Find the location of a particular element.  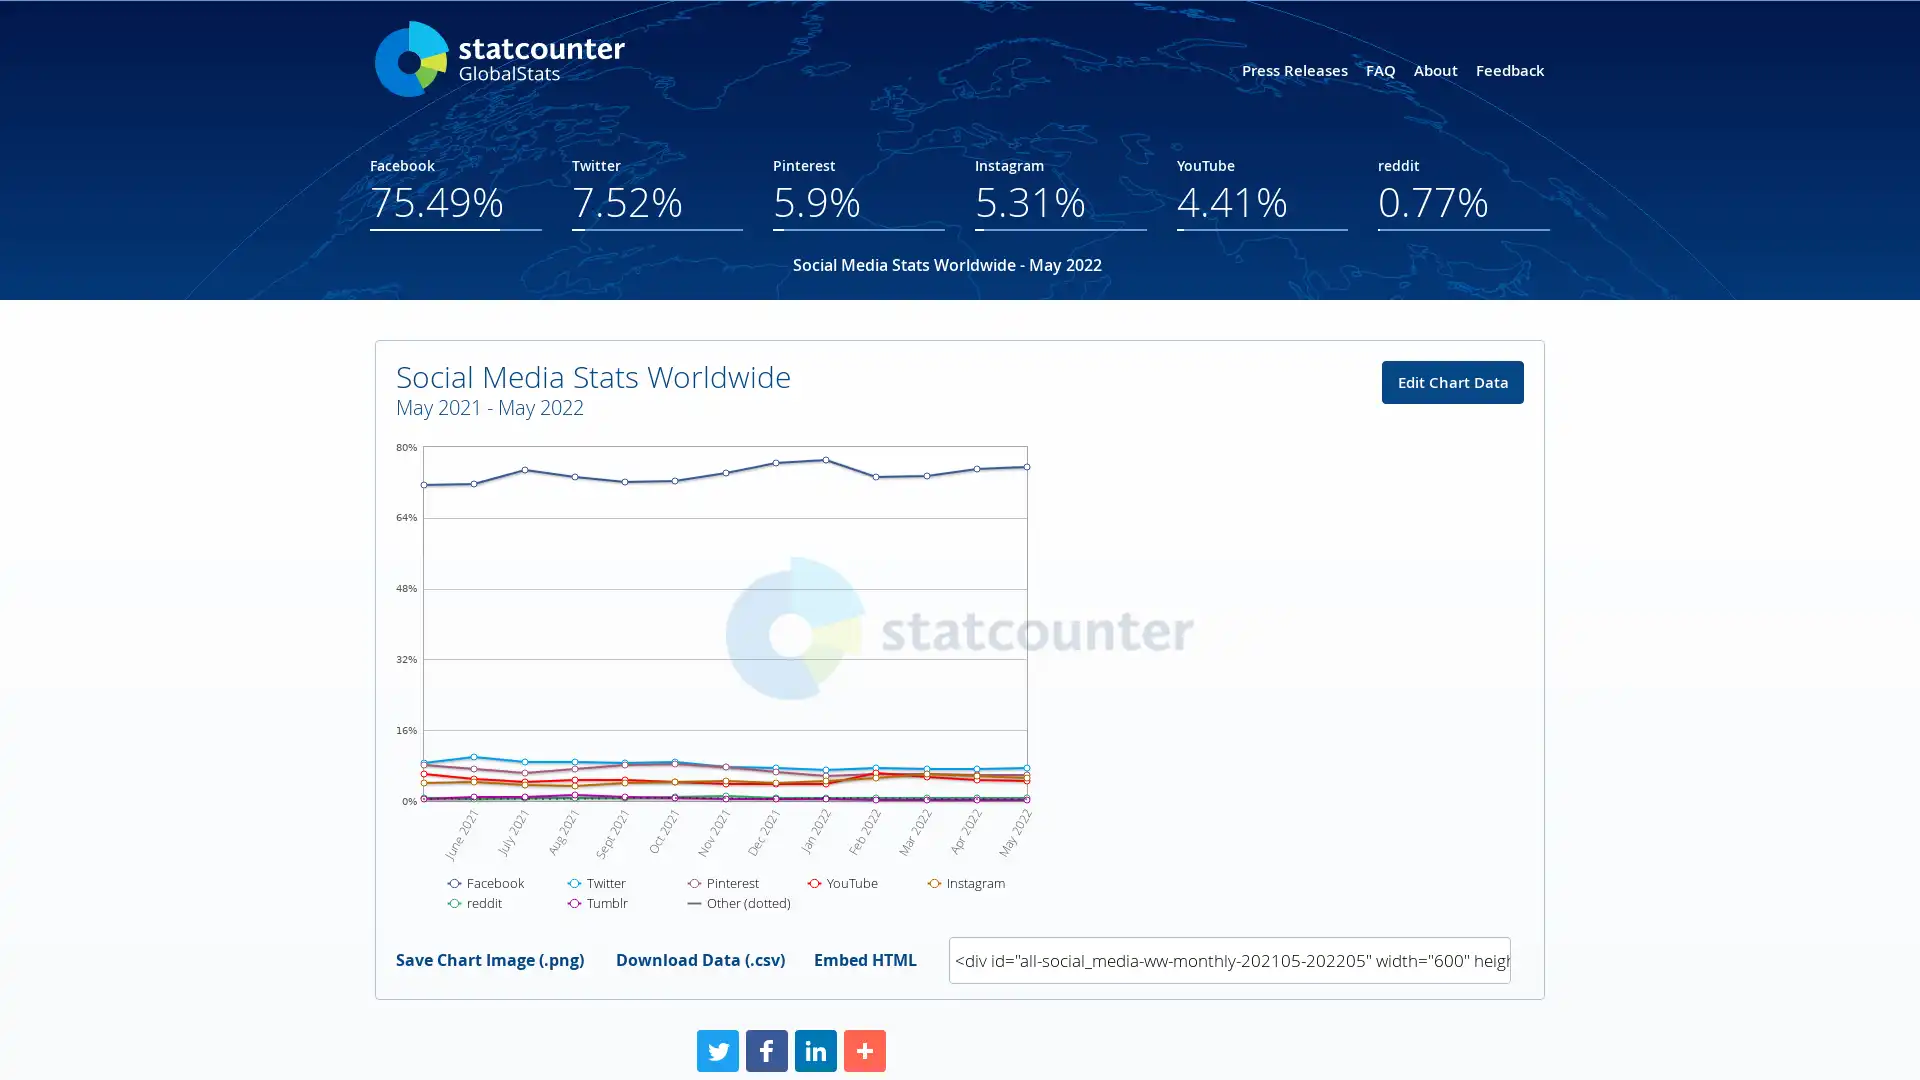

Share to Facebook Facebook is located at coordinates (857, 1049).